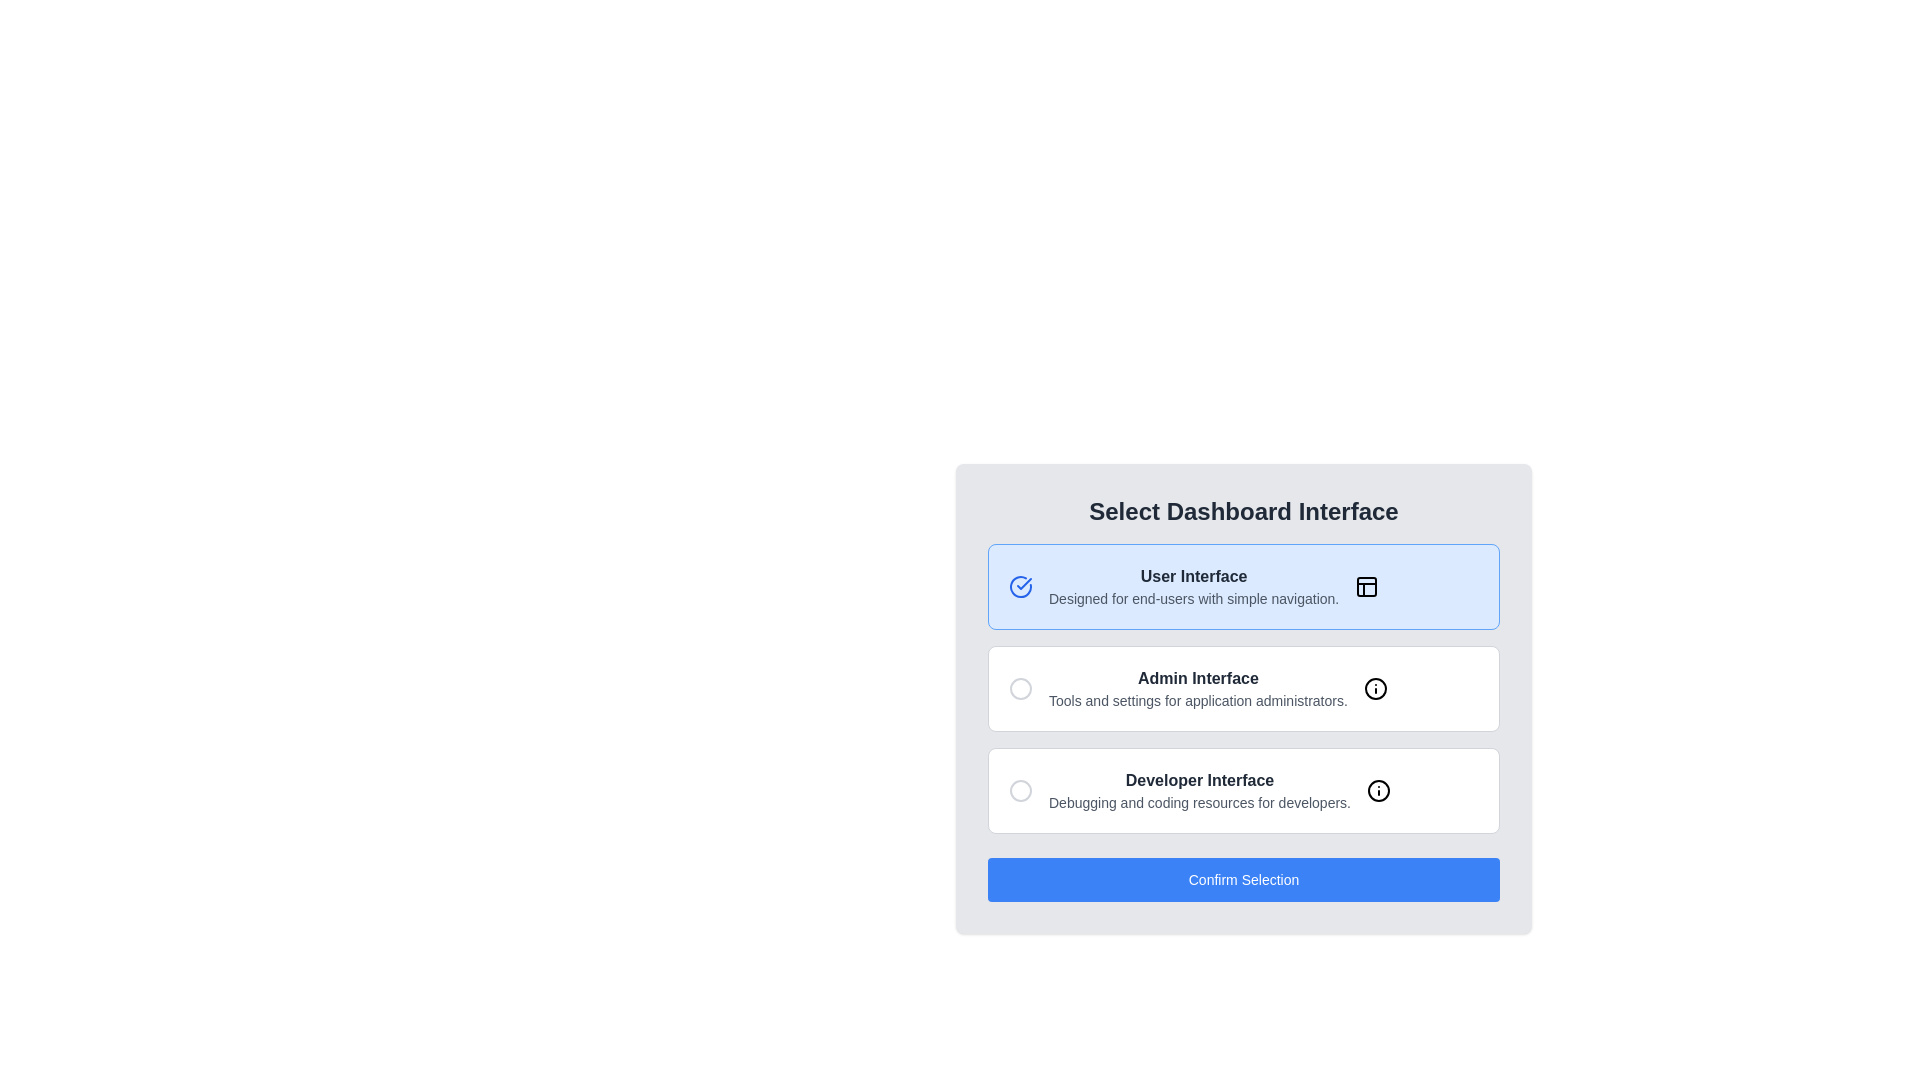 The height and width of the screenshot is (1080, 1920). What do you see at coordinates (1021, 789) in the screenshot?
I see `the Circular outline icon located to the left of the text 'Developer Interface'` at bounding box center [1021, 789].